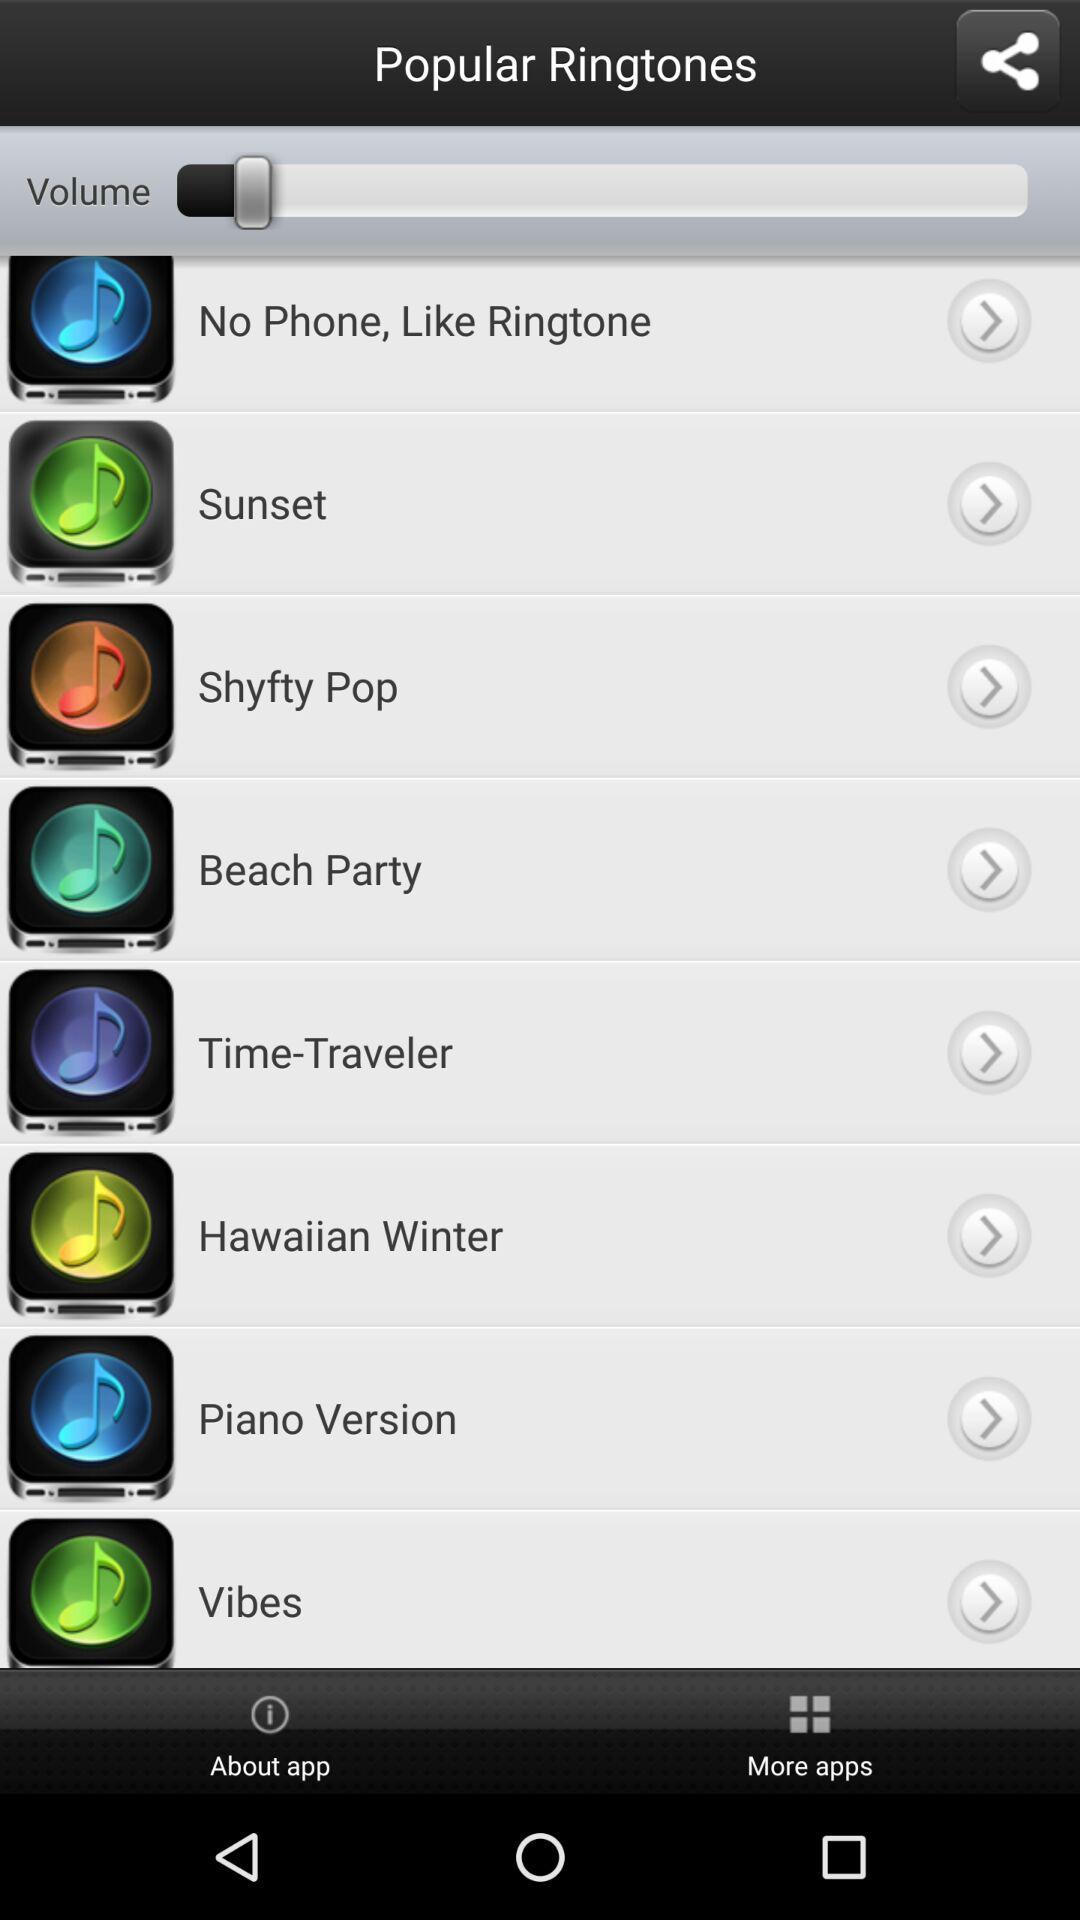  What do you see at coordinates (987, 868) in the screenshot?
I see `play` at bounding box center [987, 868].